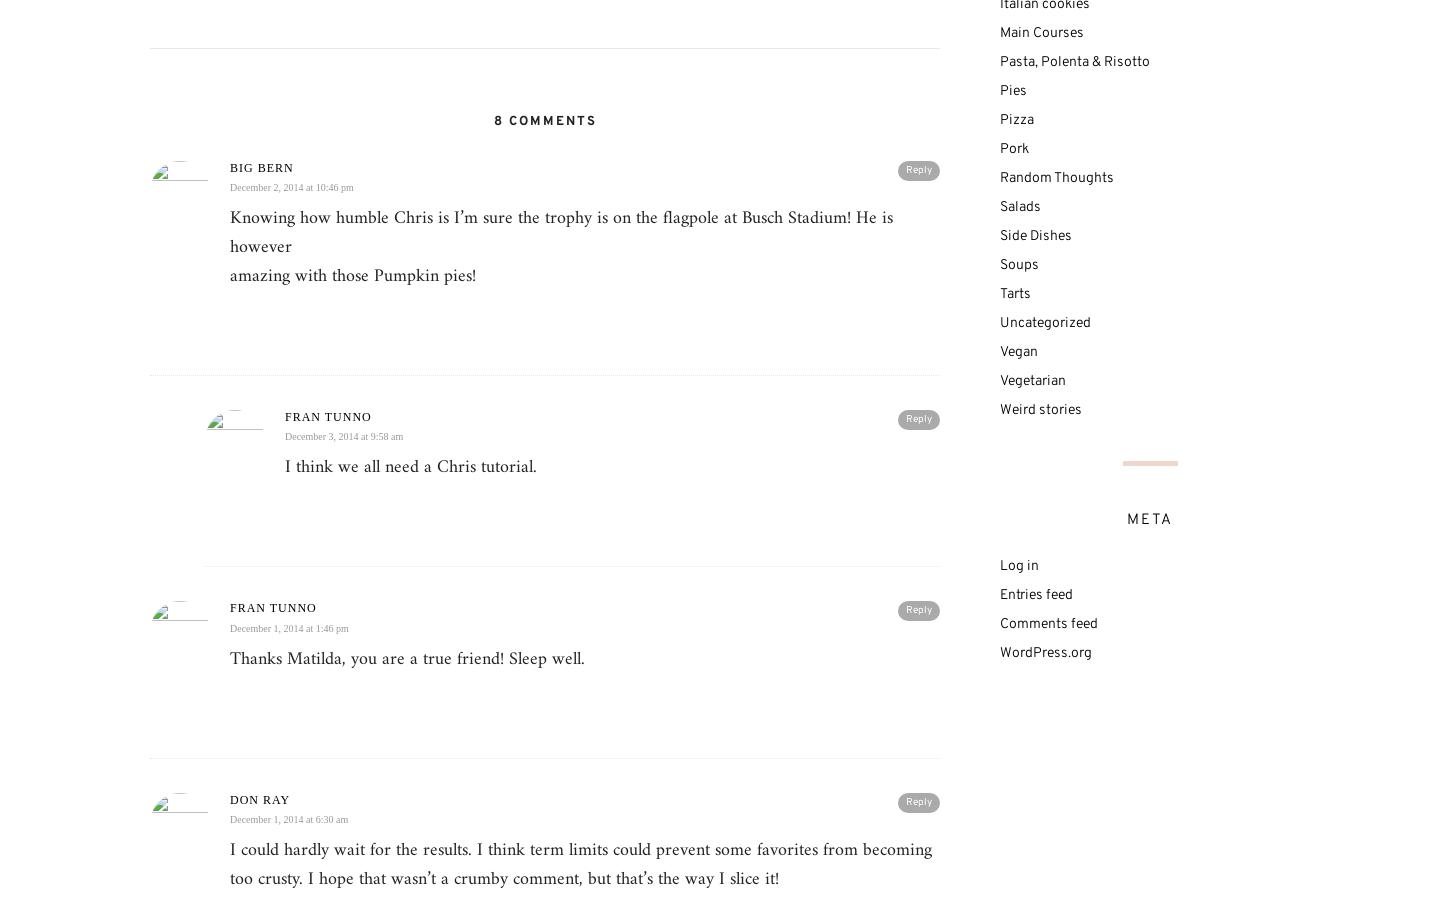 The image size is (1450, 923). What do you see at coordinates (1036, 594) in the screenshot?
I see `'Entries feed'` at bounding box center [1036, 594].